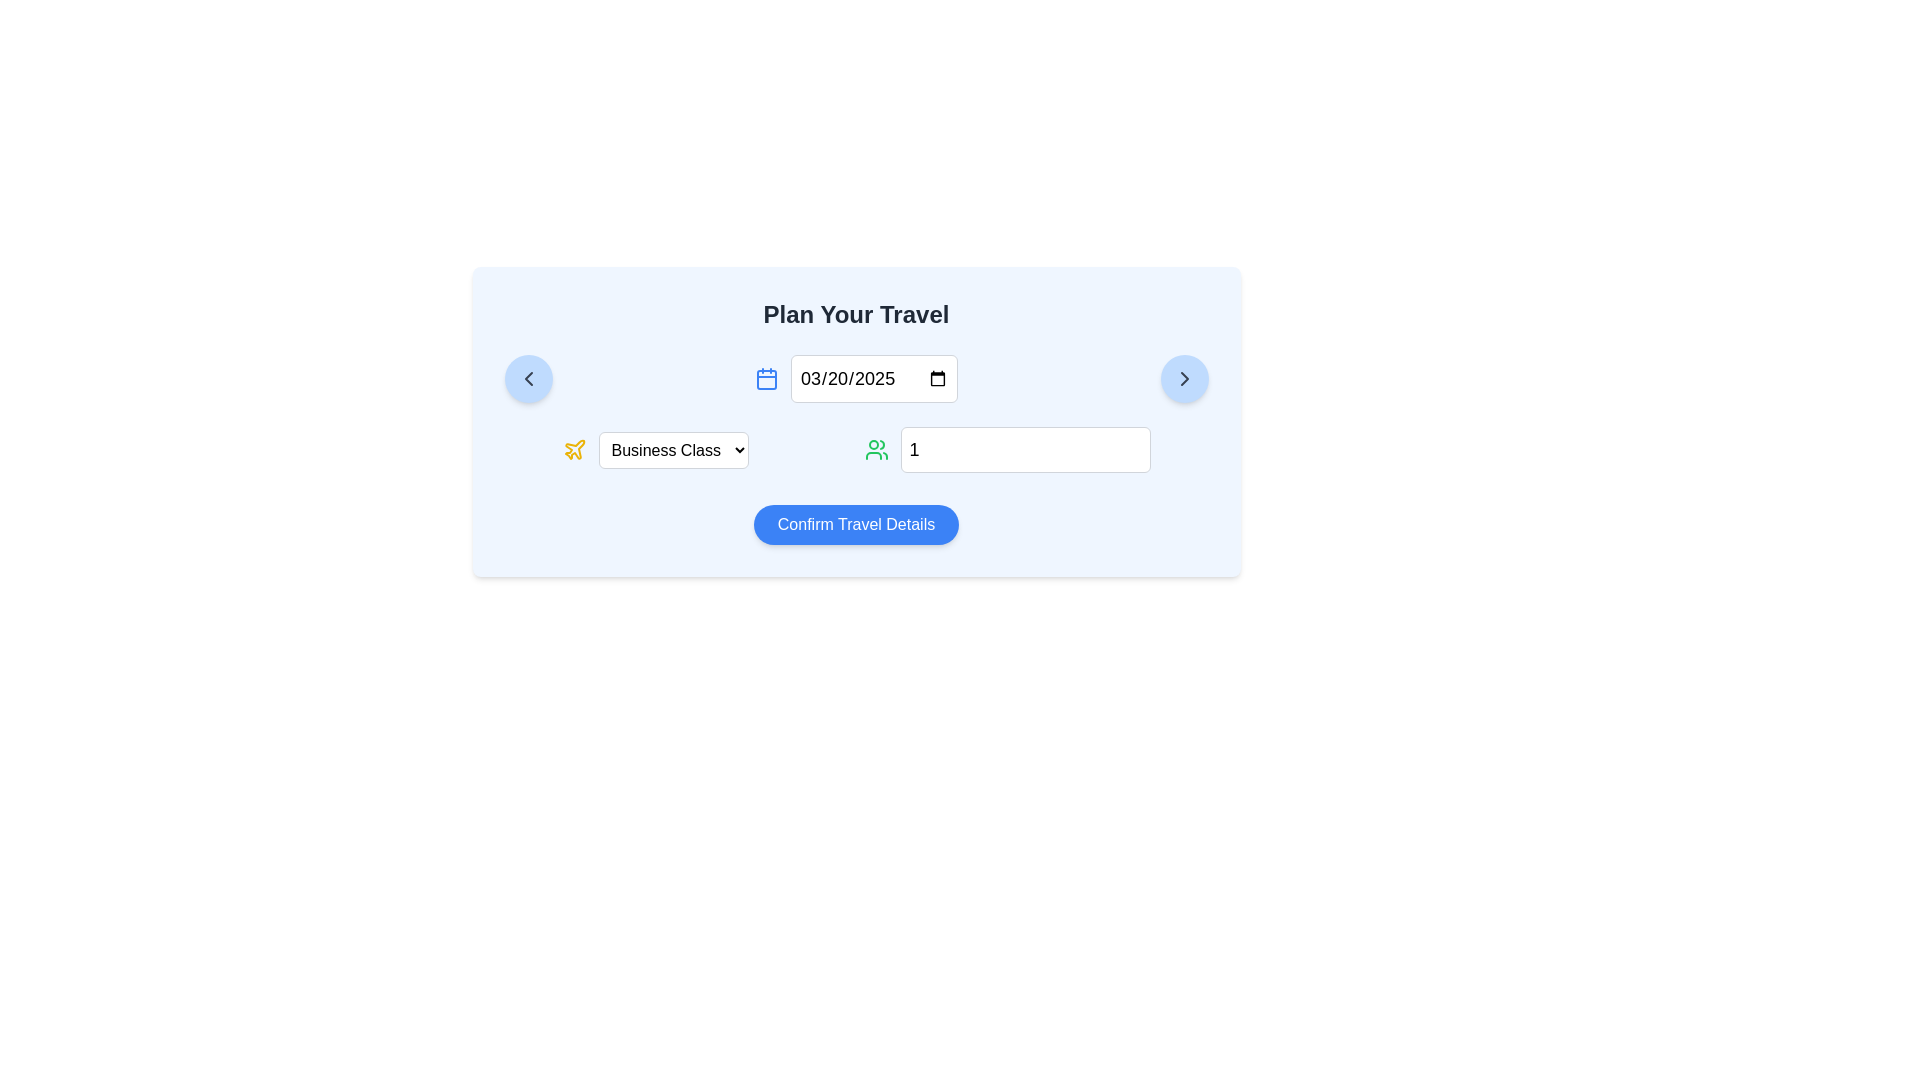 The height and width of the screenshot is (1080, 1920). Describe the element at coordinates (856, 378) in the screenshot. I see `the date input field displaying the default date '03/20/2025'` at that location.